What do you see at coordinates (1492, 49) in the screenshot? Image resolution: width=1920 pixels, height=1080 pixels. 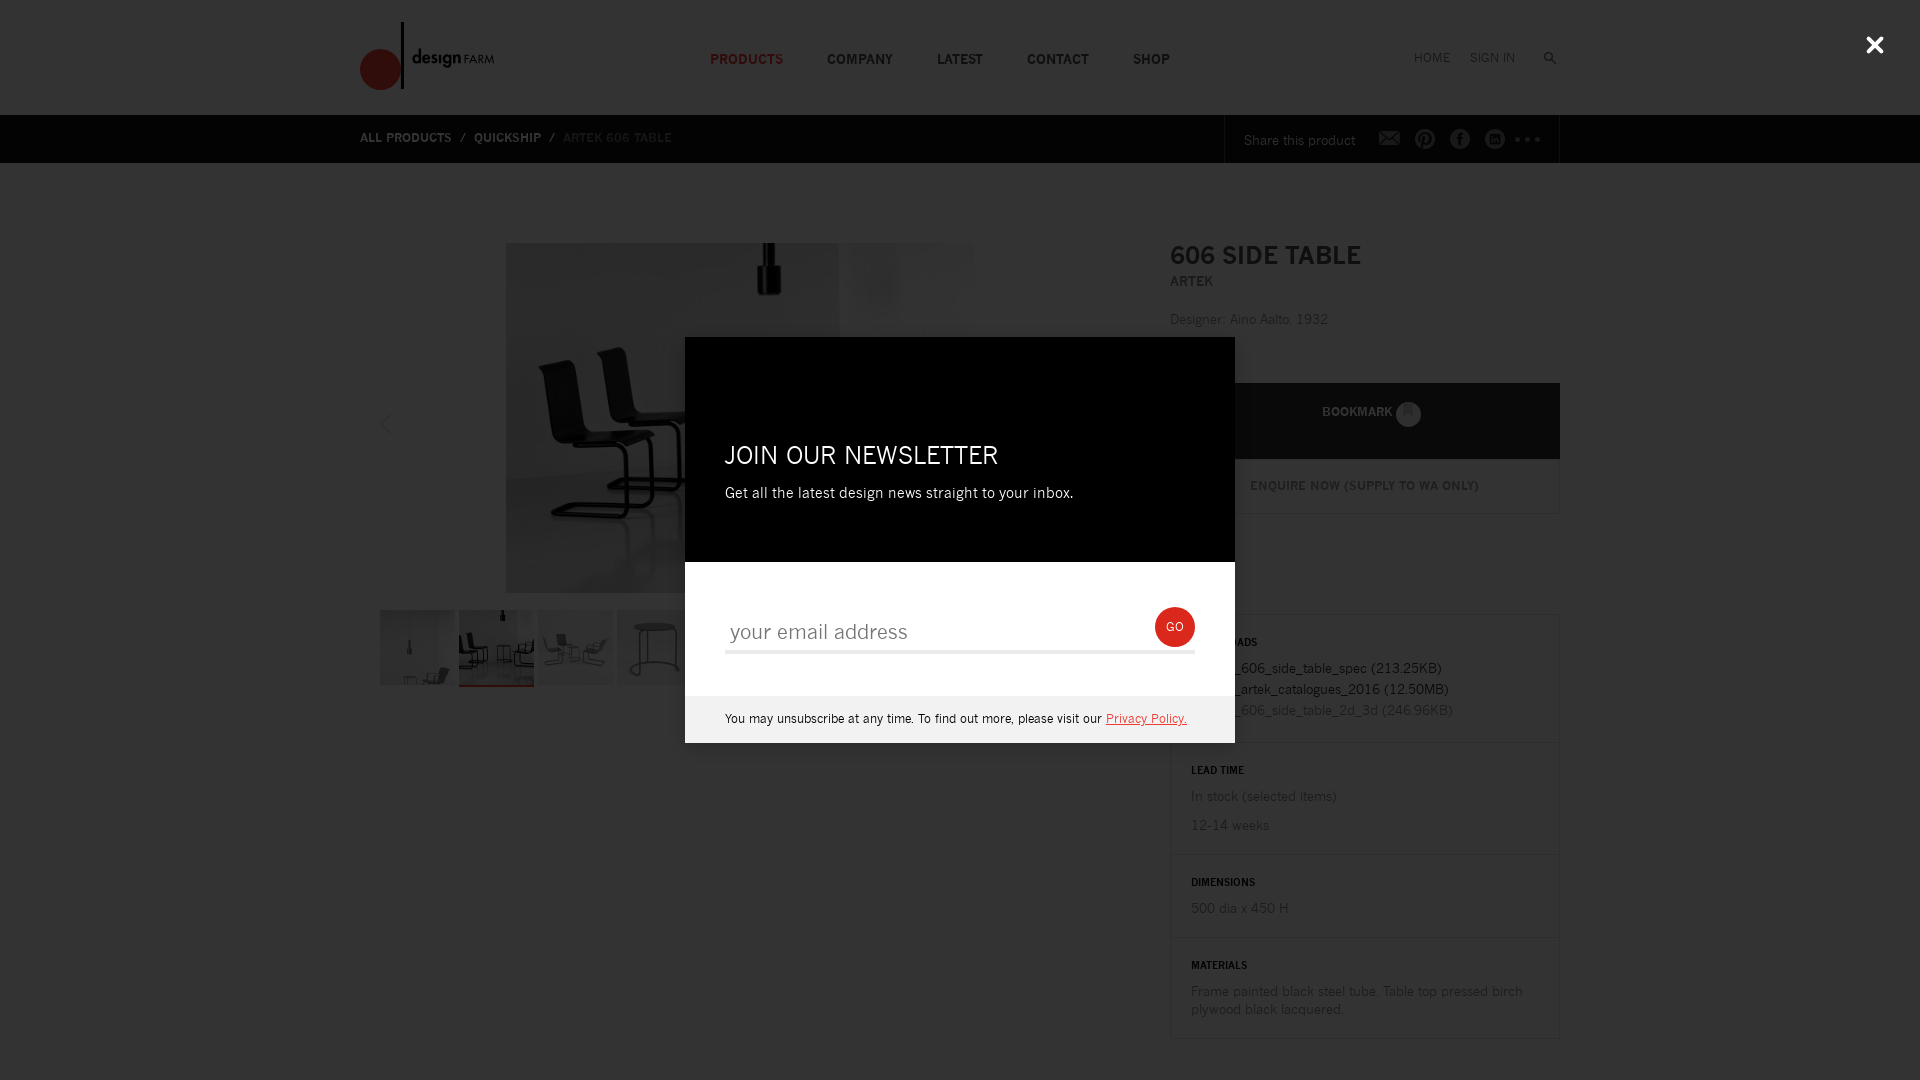 I see `'SIGN IN'` at bounding box center [1492, 49].